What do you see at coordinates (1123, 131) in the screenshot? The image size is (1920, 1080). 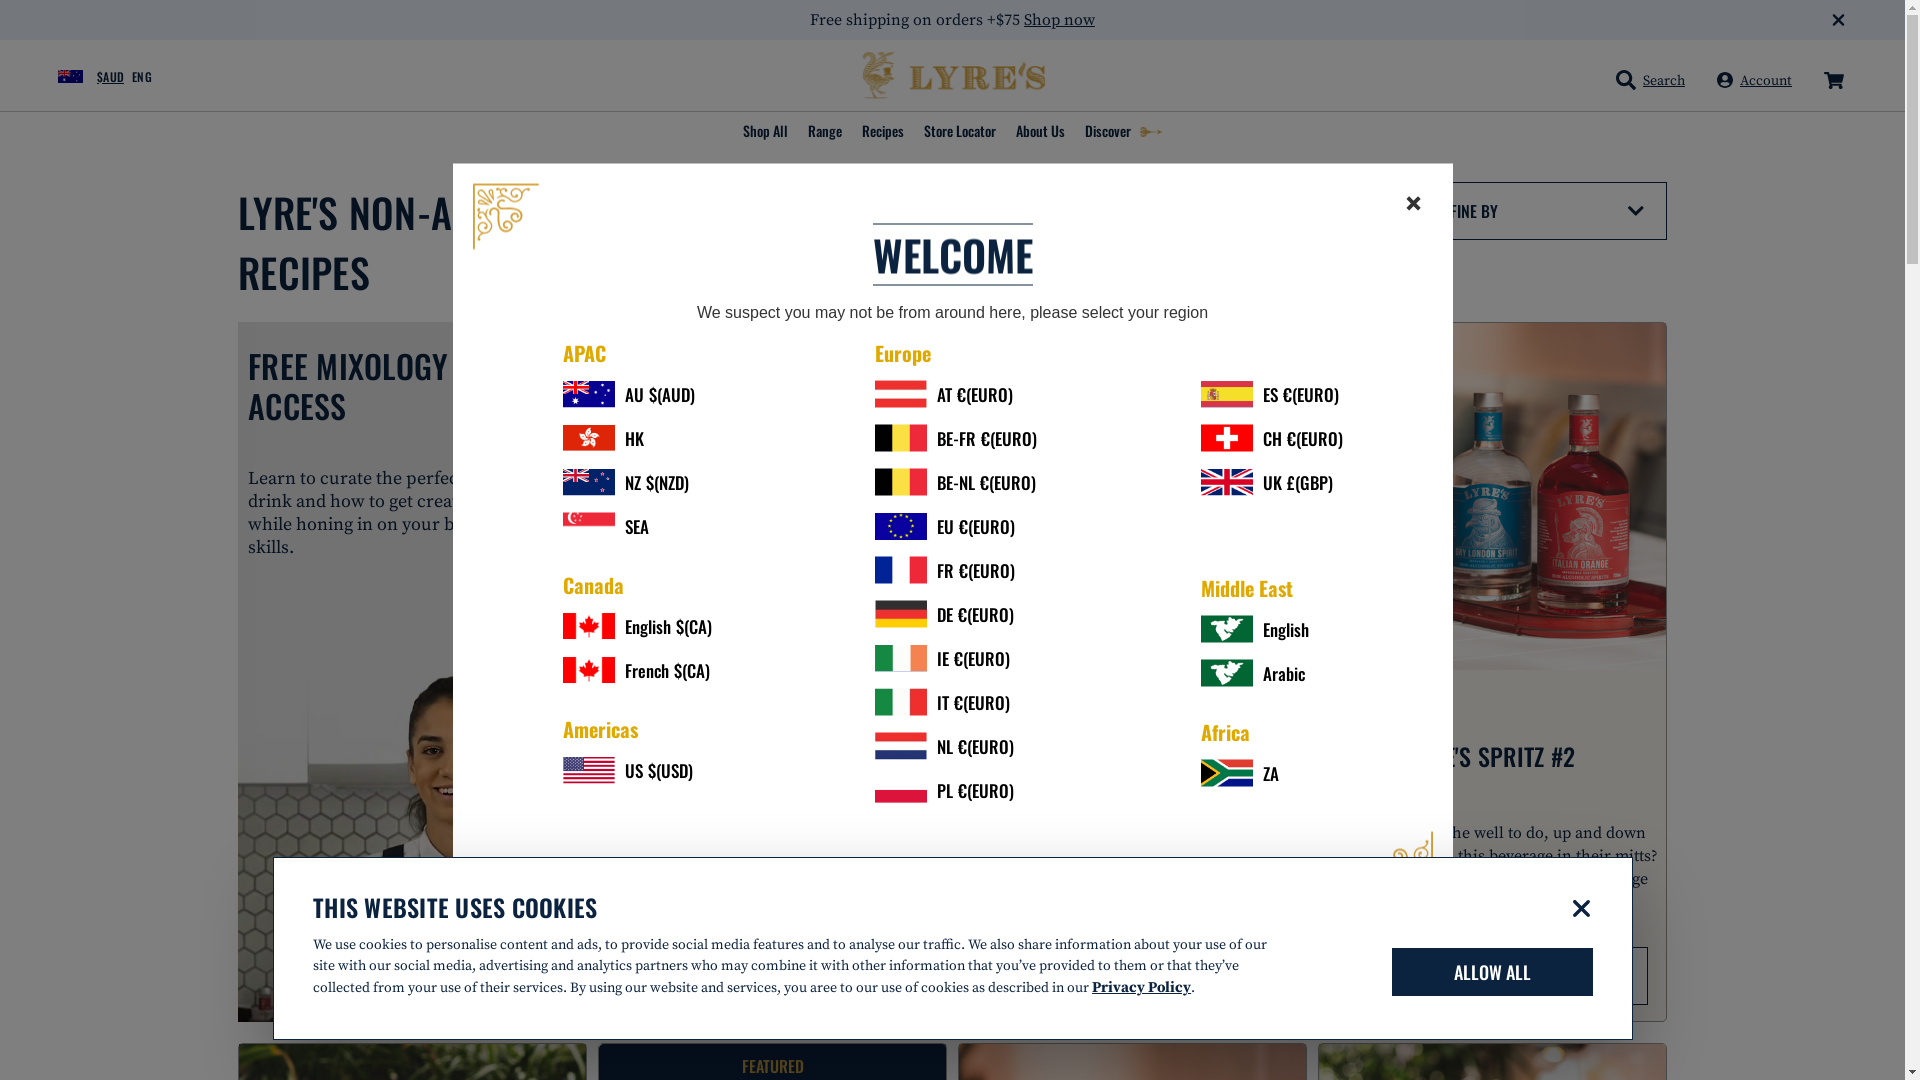 I see `'Discover'` at bounding box center [1123, 131].